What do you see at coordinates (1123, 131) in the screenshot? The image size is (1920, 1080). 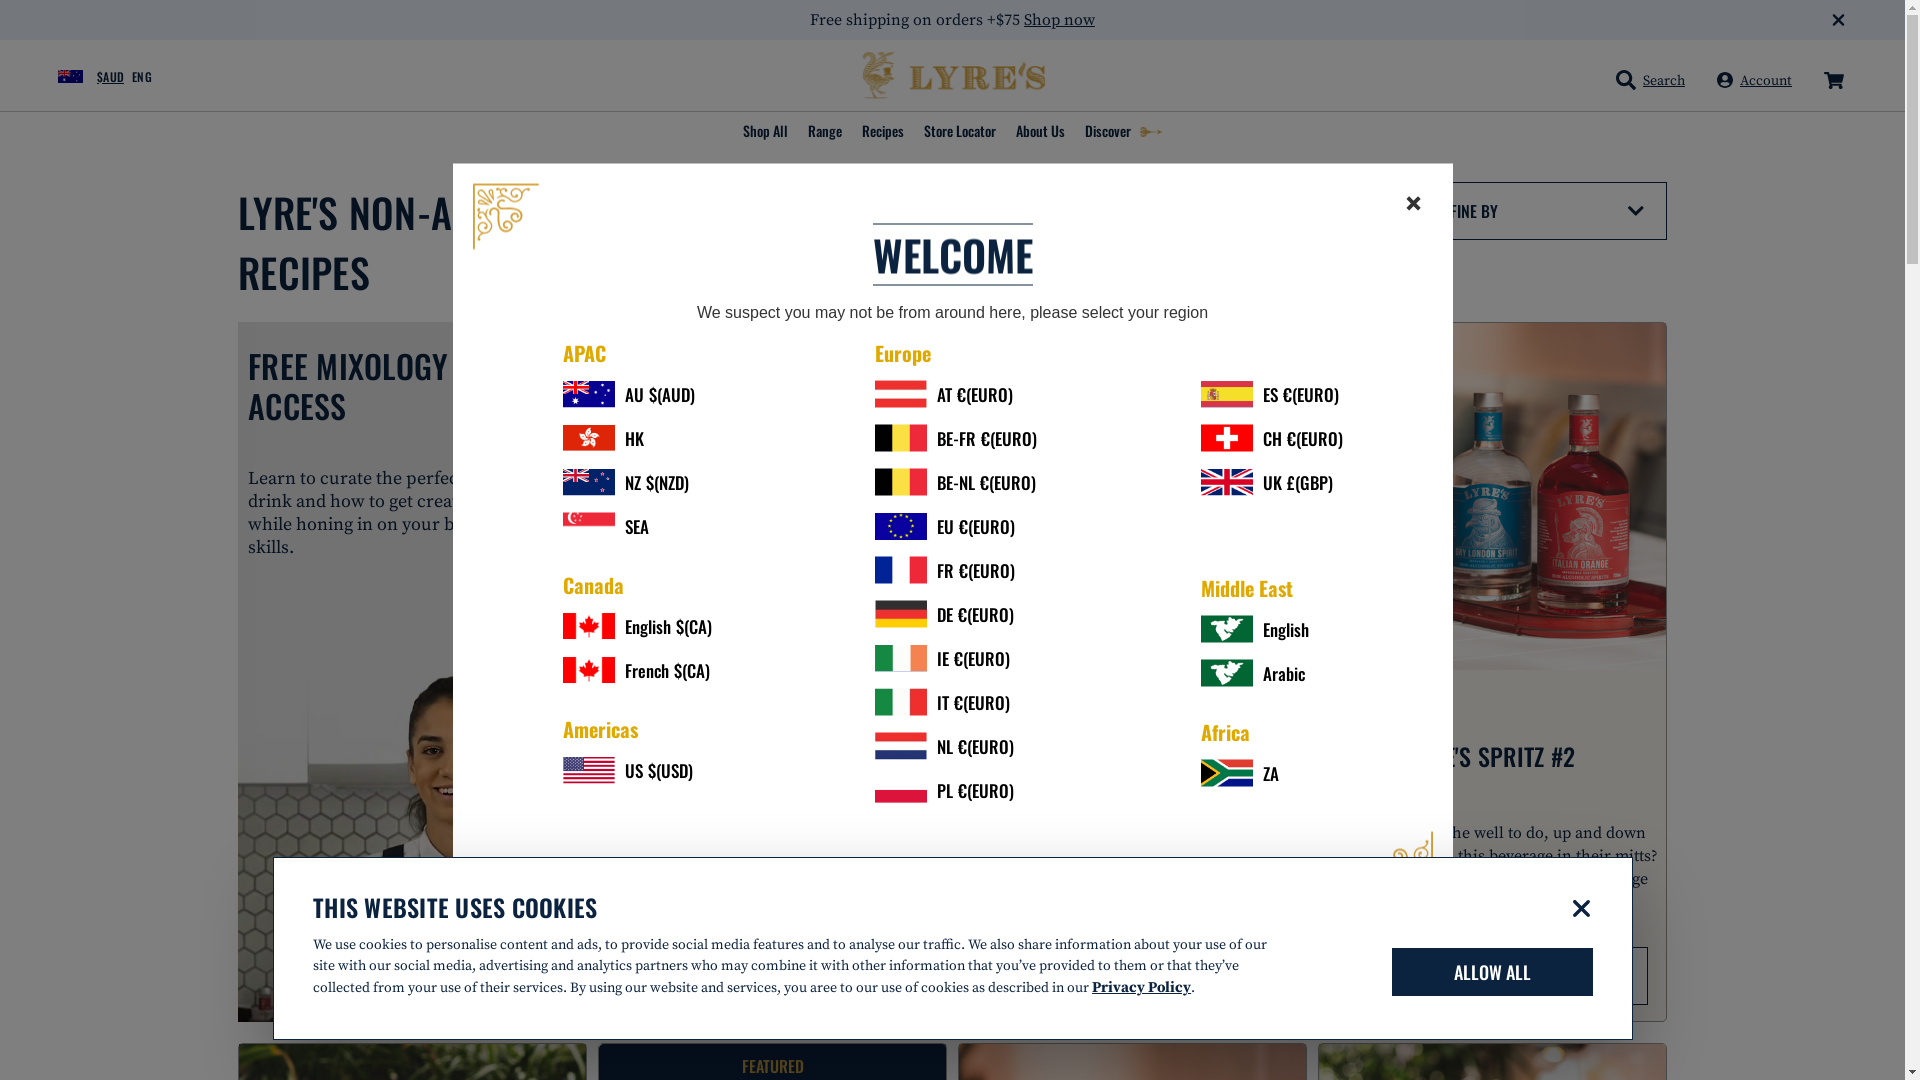 I see `'Discover'` at bounding box center [1123, 131].